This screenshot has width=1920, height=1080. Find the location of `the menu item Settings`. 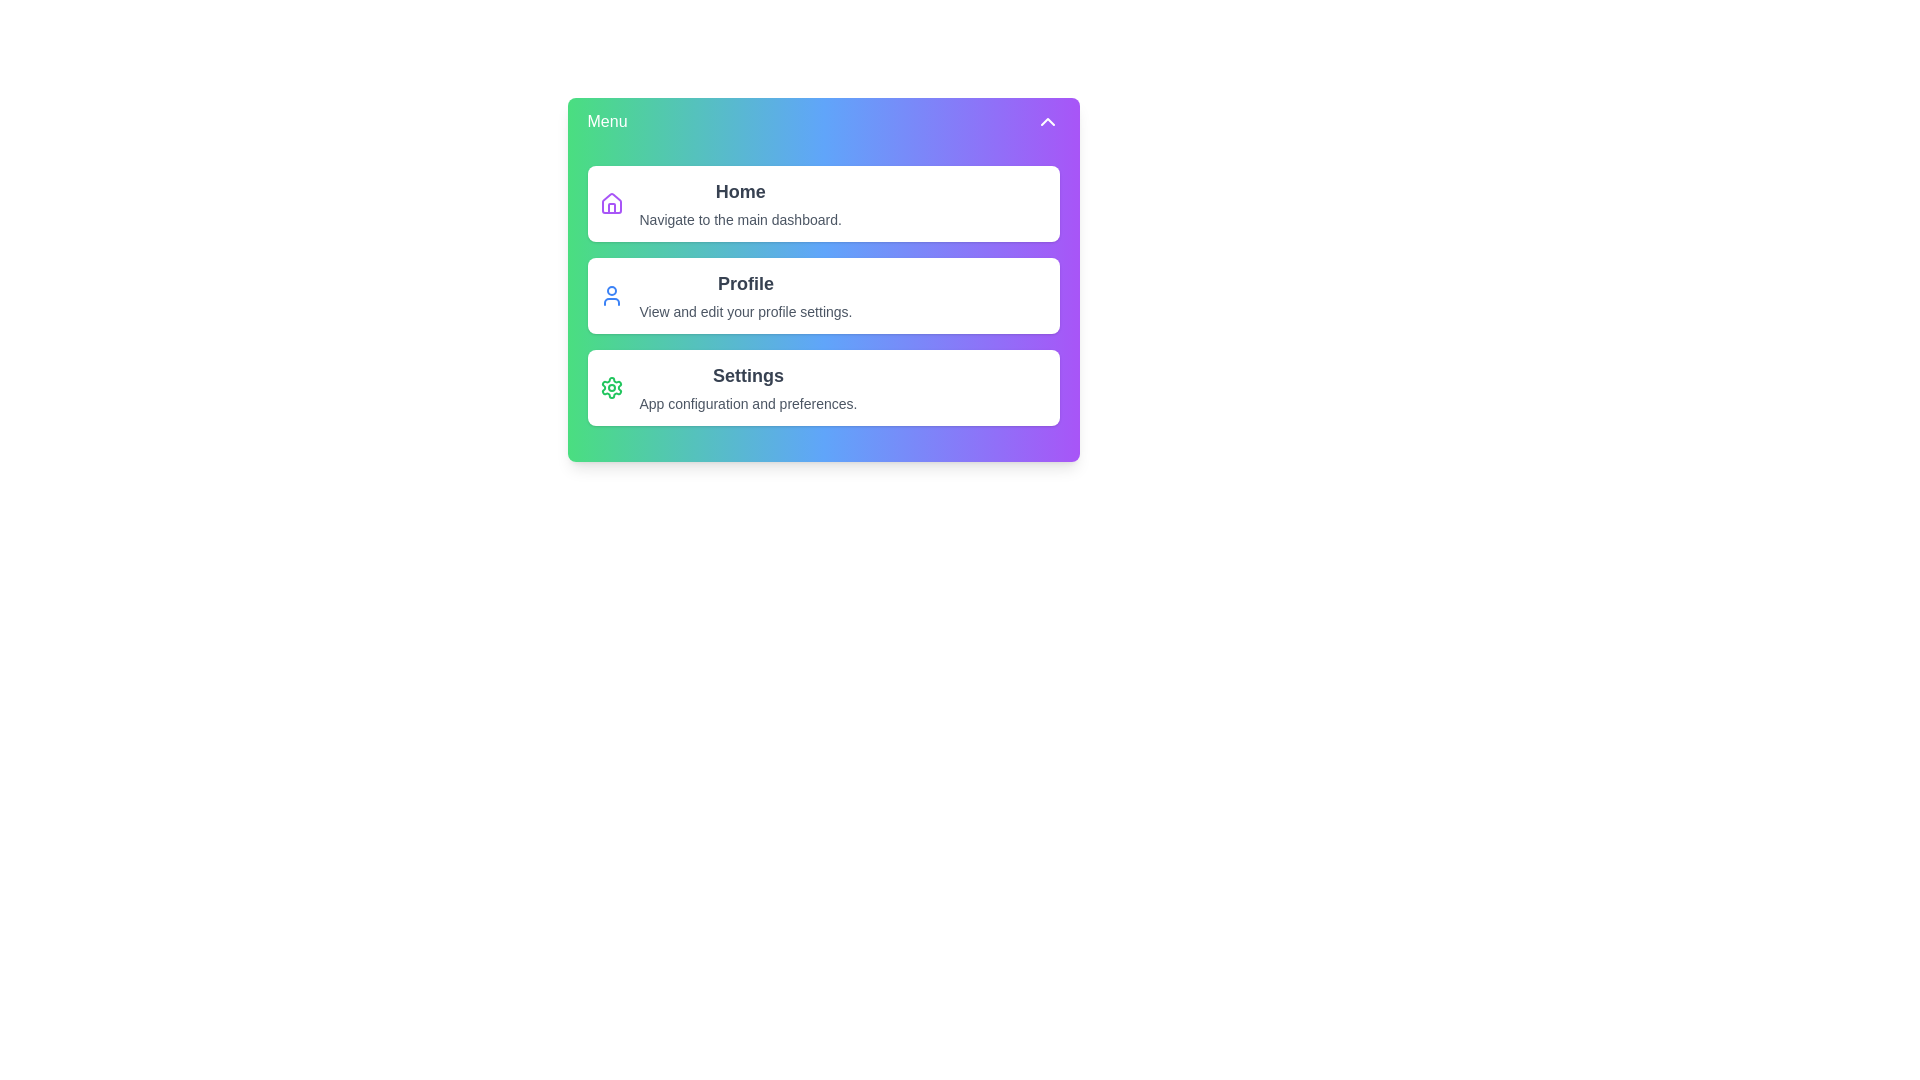

the menu item Settings is located at coordinates (823, 388).